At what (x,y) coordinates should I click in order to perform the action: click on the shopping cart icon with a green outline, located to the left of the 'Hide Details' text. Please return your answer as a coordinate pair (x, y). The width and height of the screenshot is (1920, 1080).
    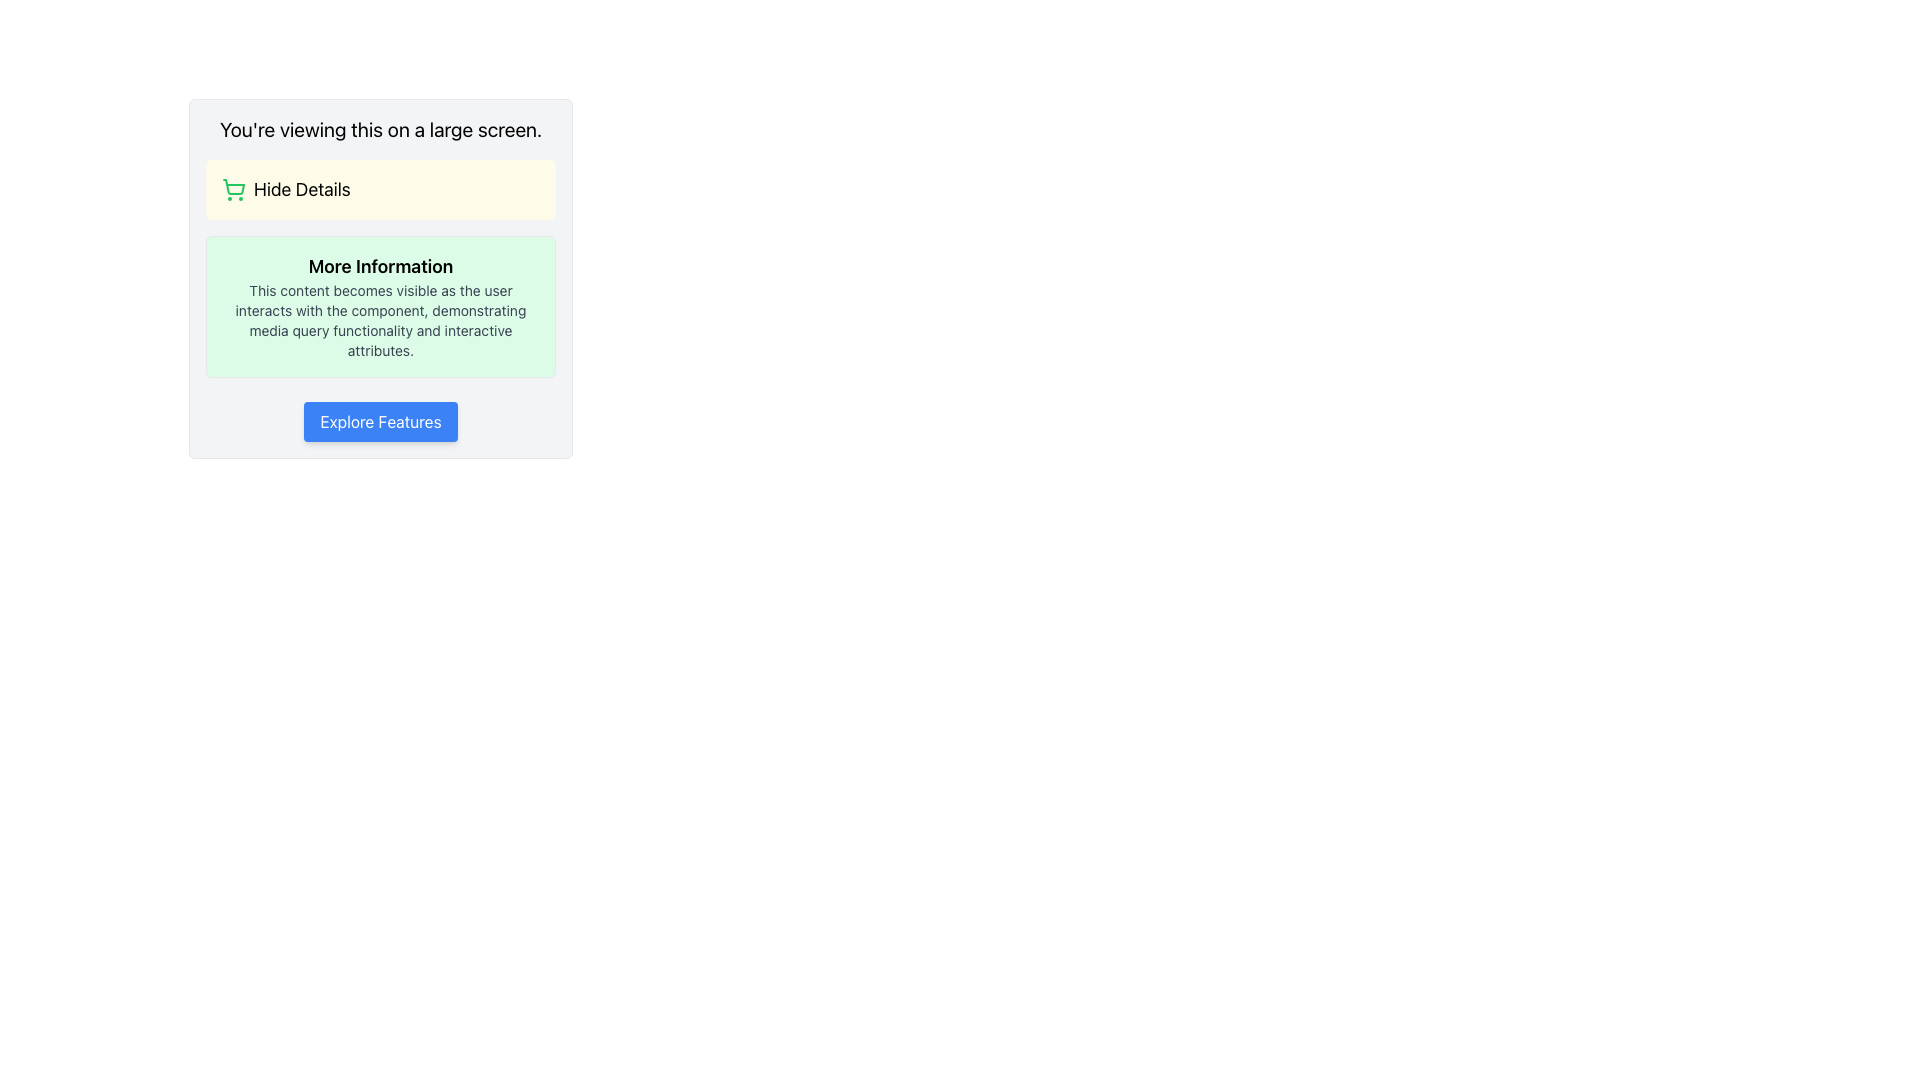
    Looking at the image, I should click on (234, 189).